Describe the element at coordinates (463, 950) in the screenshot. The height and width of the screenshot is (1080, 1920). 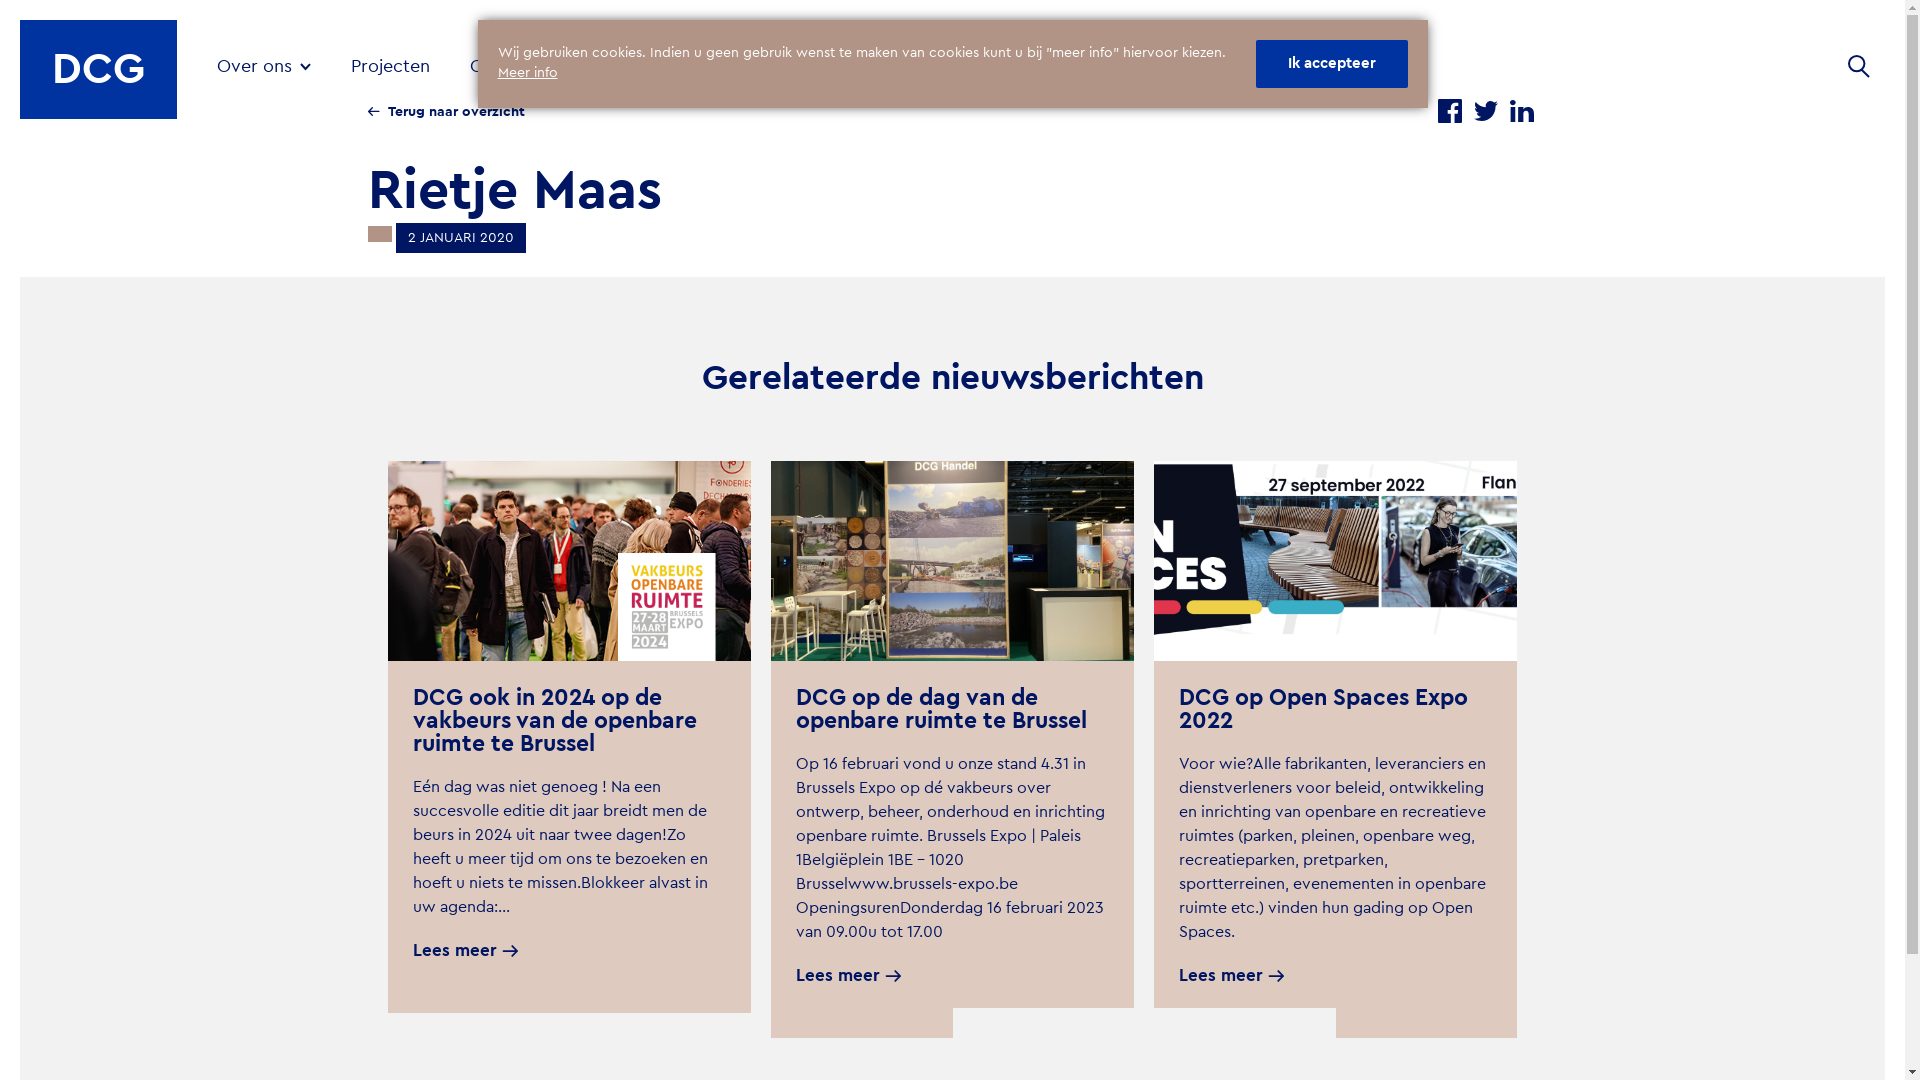
I see `'Lees meer'` at that location.